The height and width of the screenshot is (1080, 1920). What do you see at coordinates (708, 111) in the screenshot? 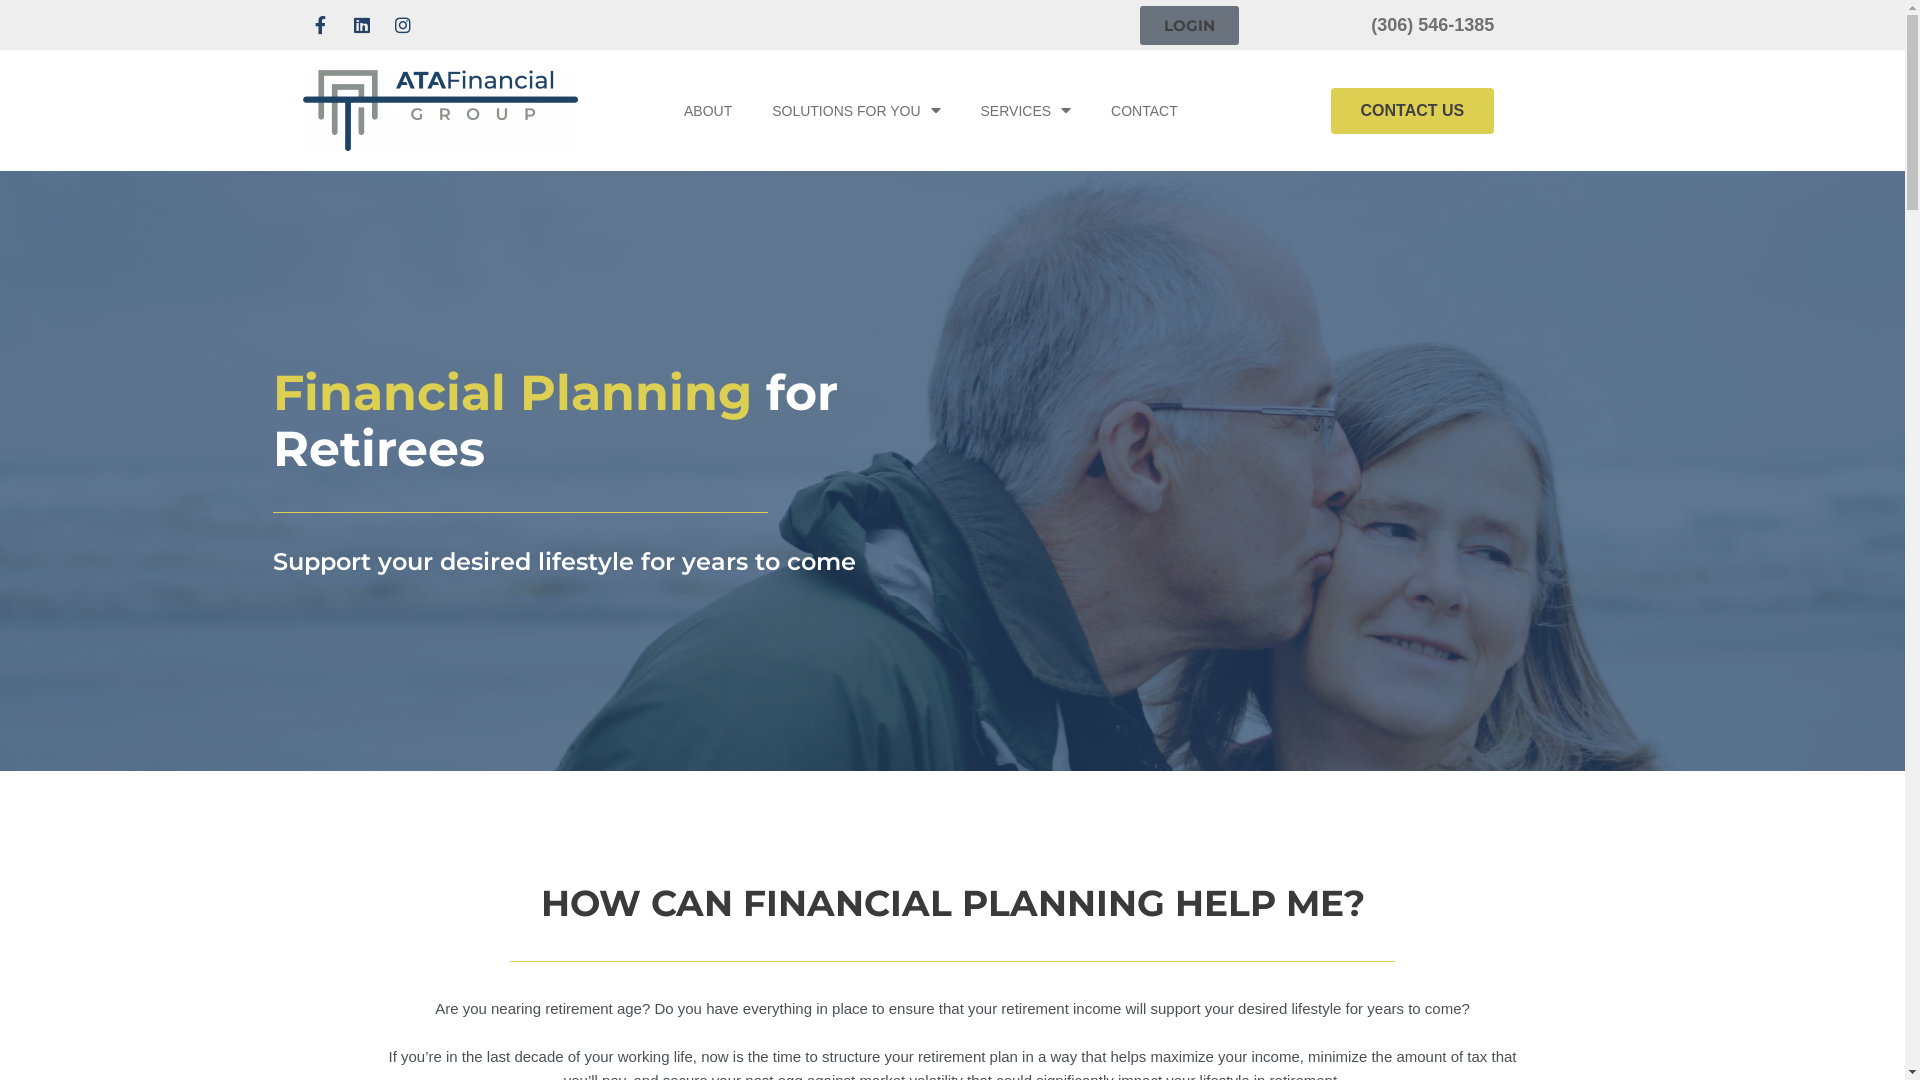
I see `'ABOUT'` at bounding box center [708, 111].